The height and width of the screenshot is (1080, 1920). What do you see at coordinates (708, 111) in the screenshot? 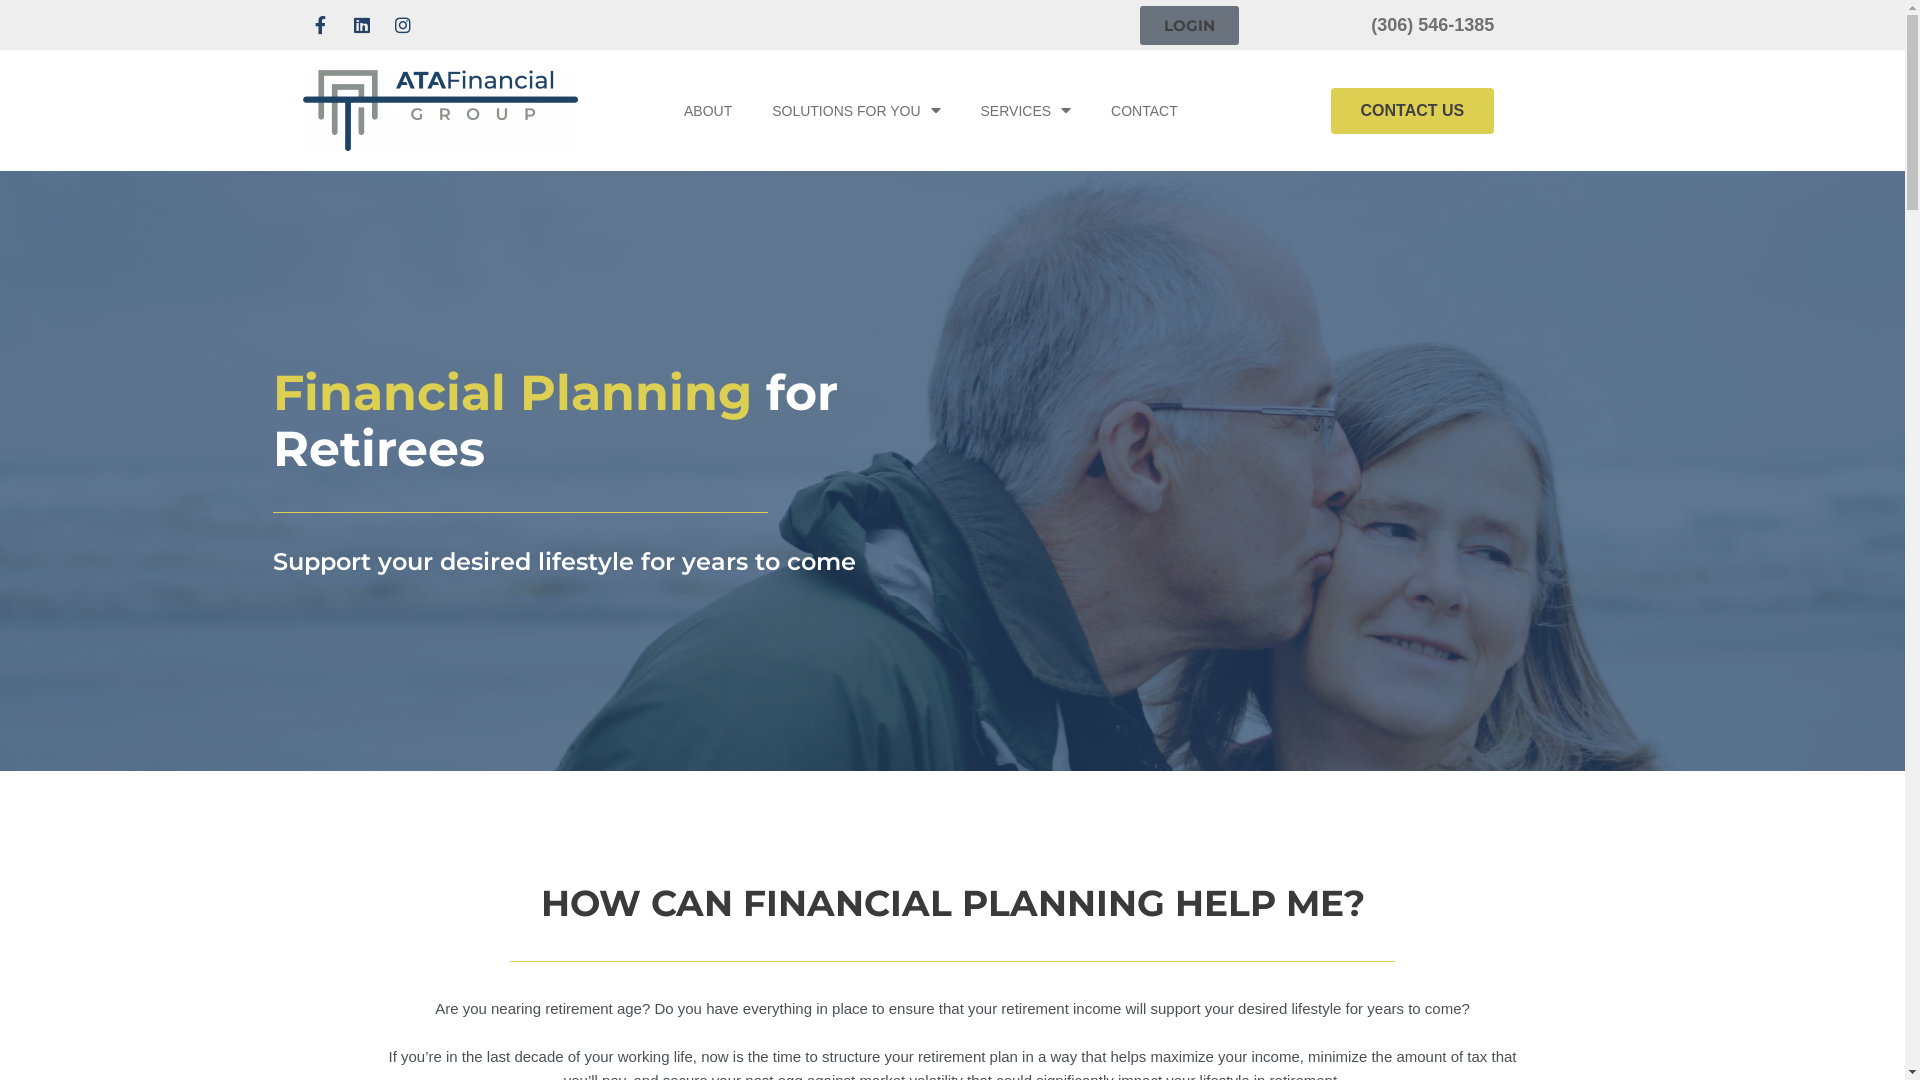
I see `'ABOUT'` at bounding box center [708, 111].